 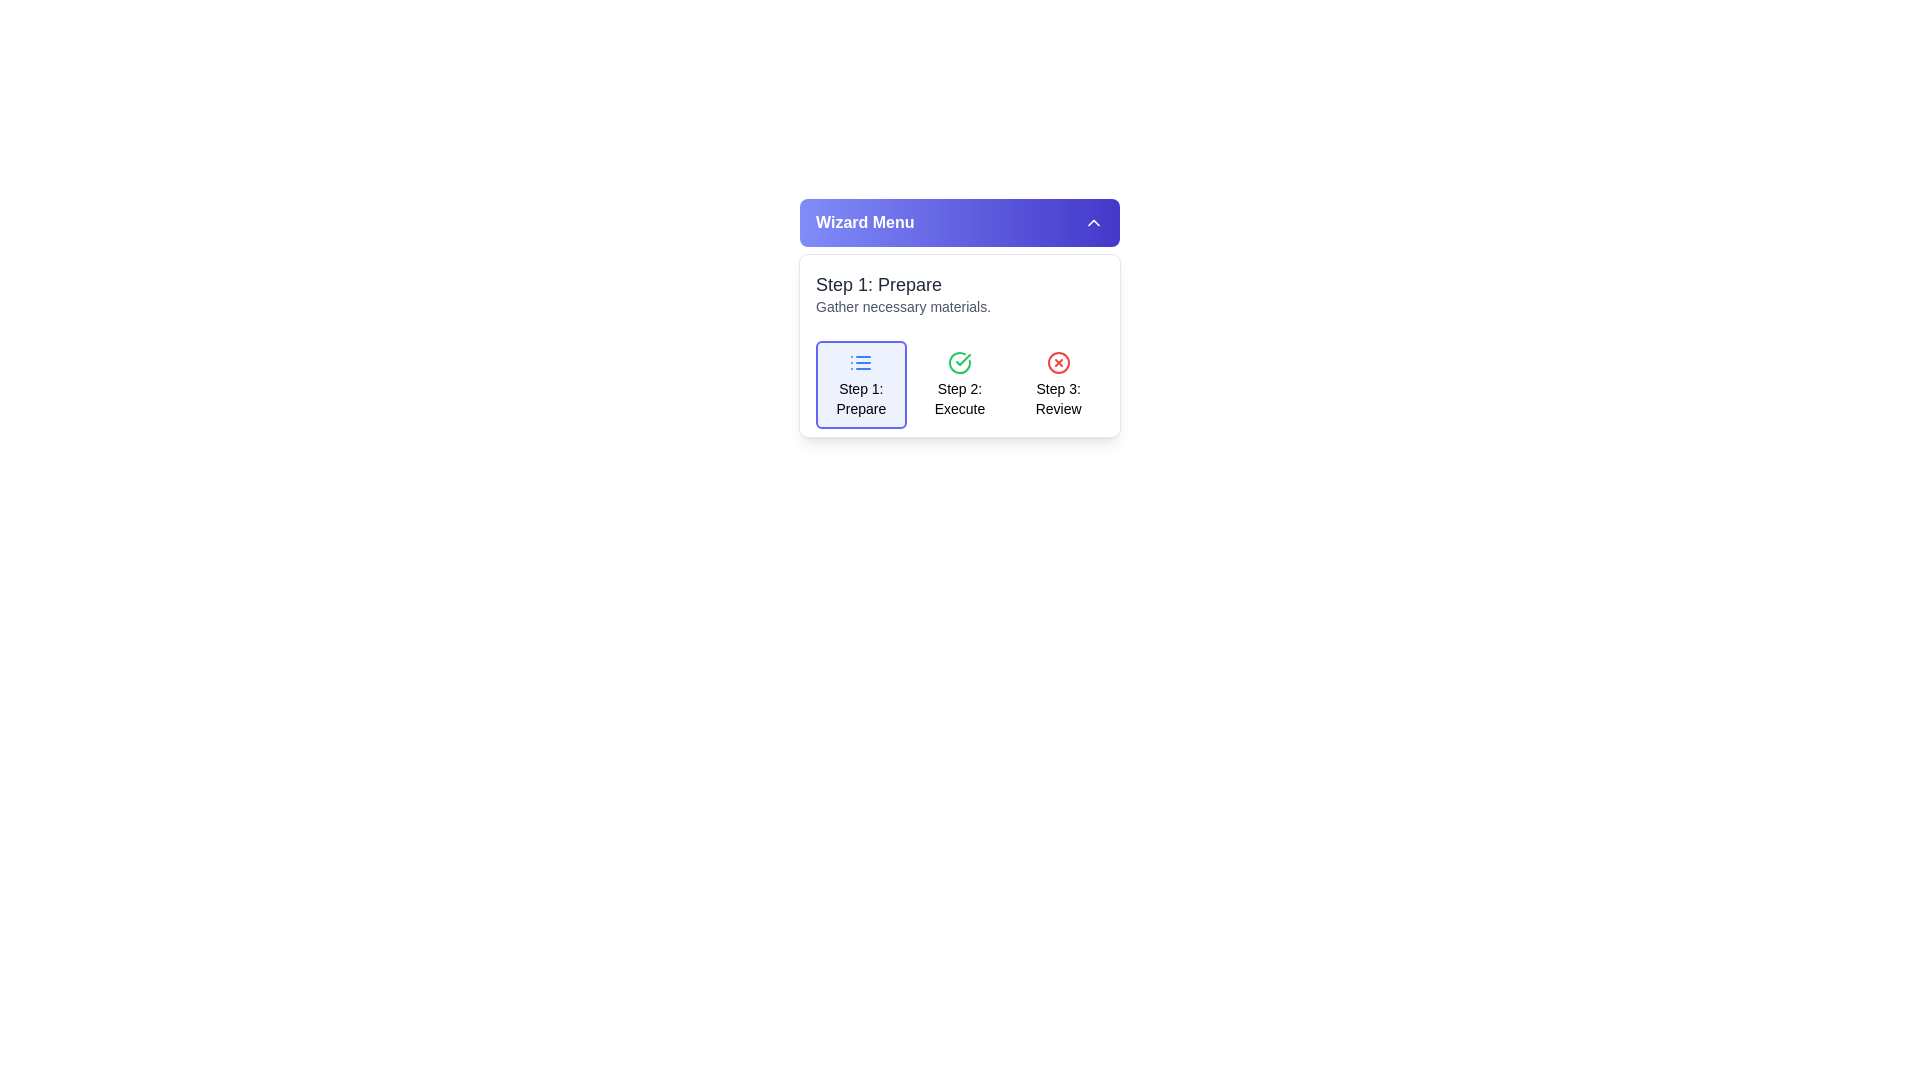 I want to click on the highlighted Step 2: Execute indicator in the Wizard Menu, so click(x=960, y=343).